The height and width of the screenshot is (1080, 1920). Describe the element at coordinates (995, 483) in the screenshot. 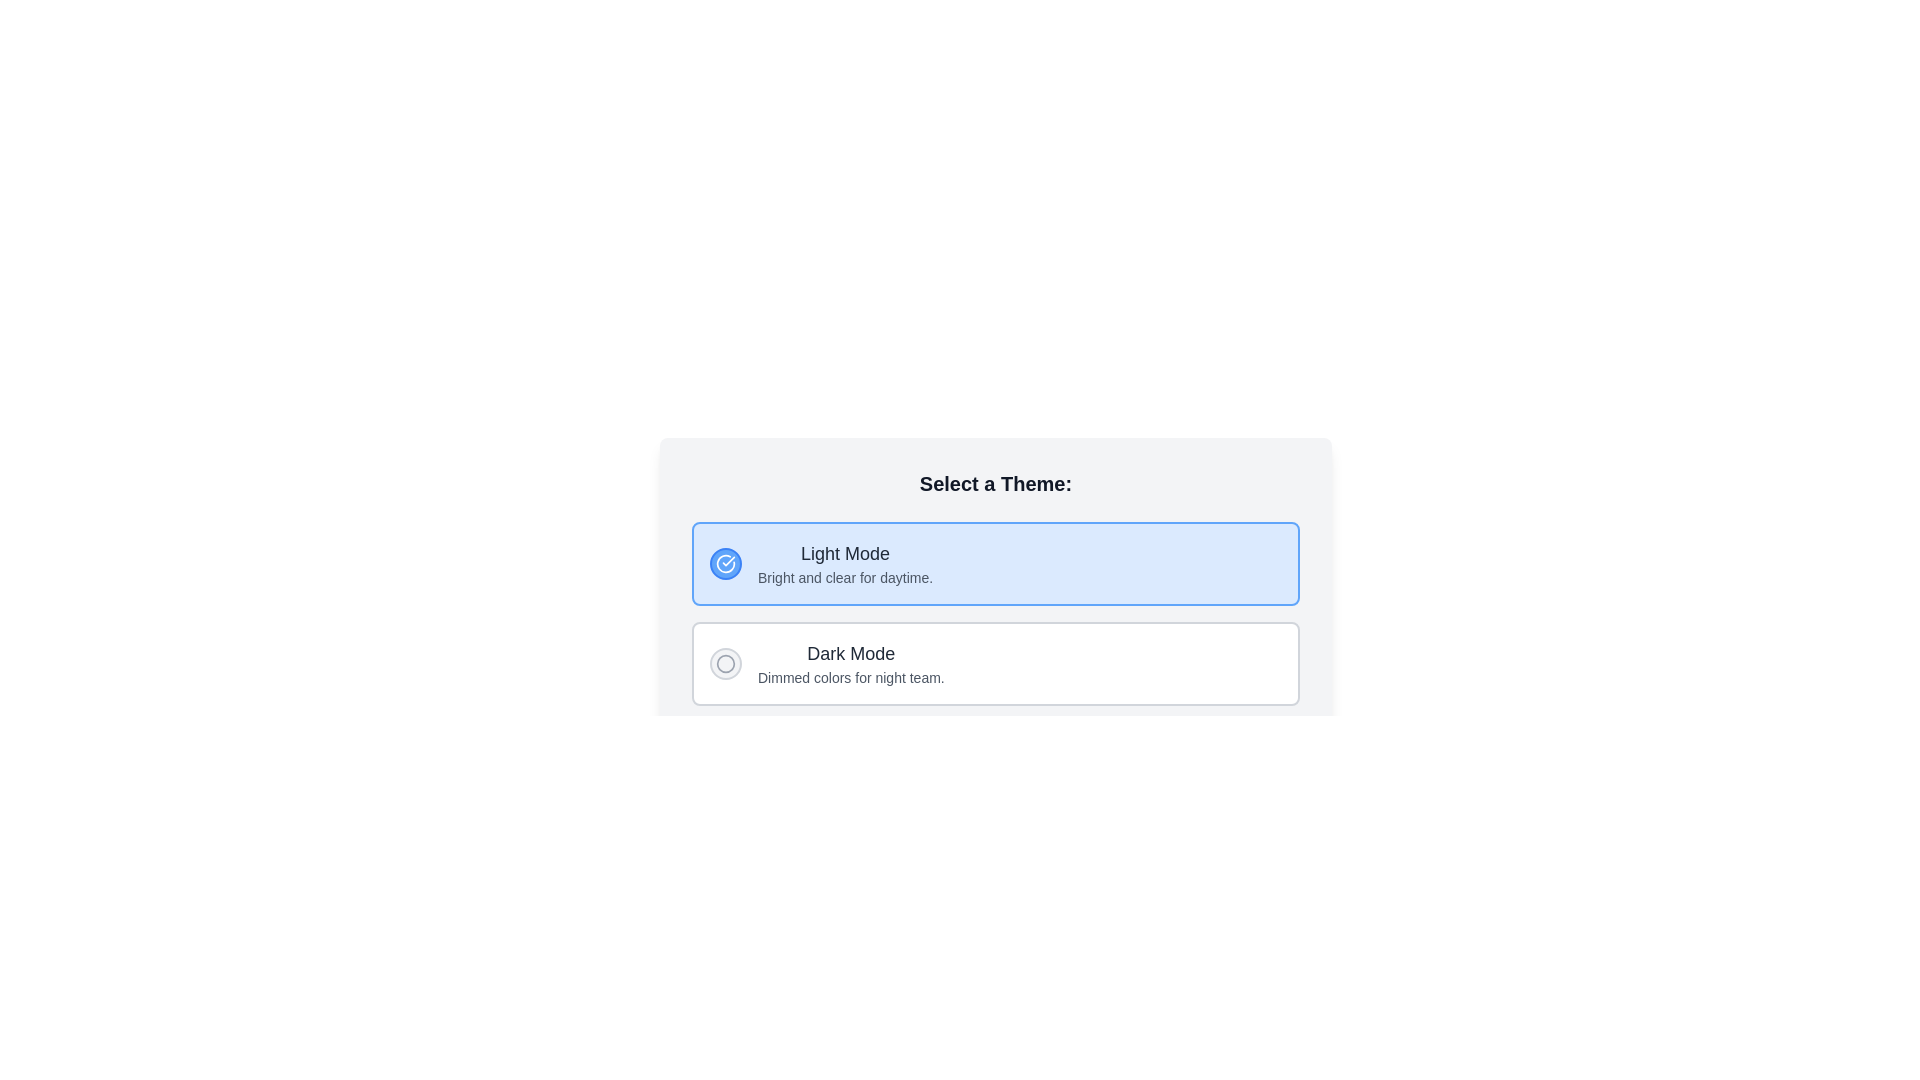

I see `the text header displaying 'Select a Theme:' which is a prominent label at the top of the theme options card` at that location.